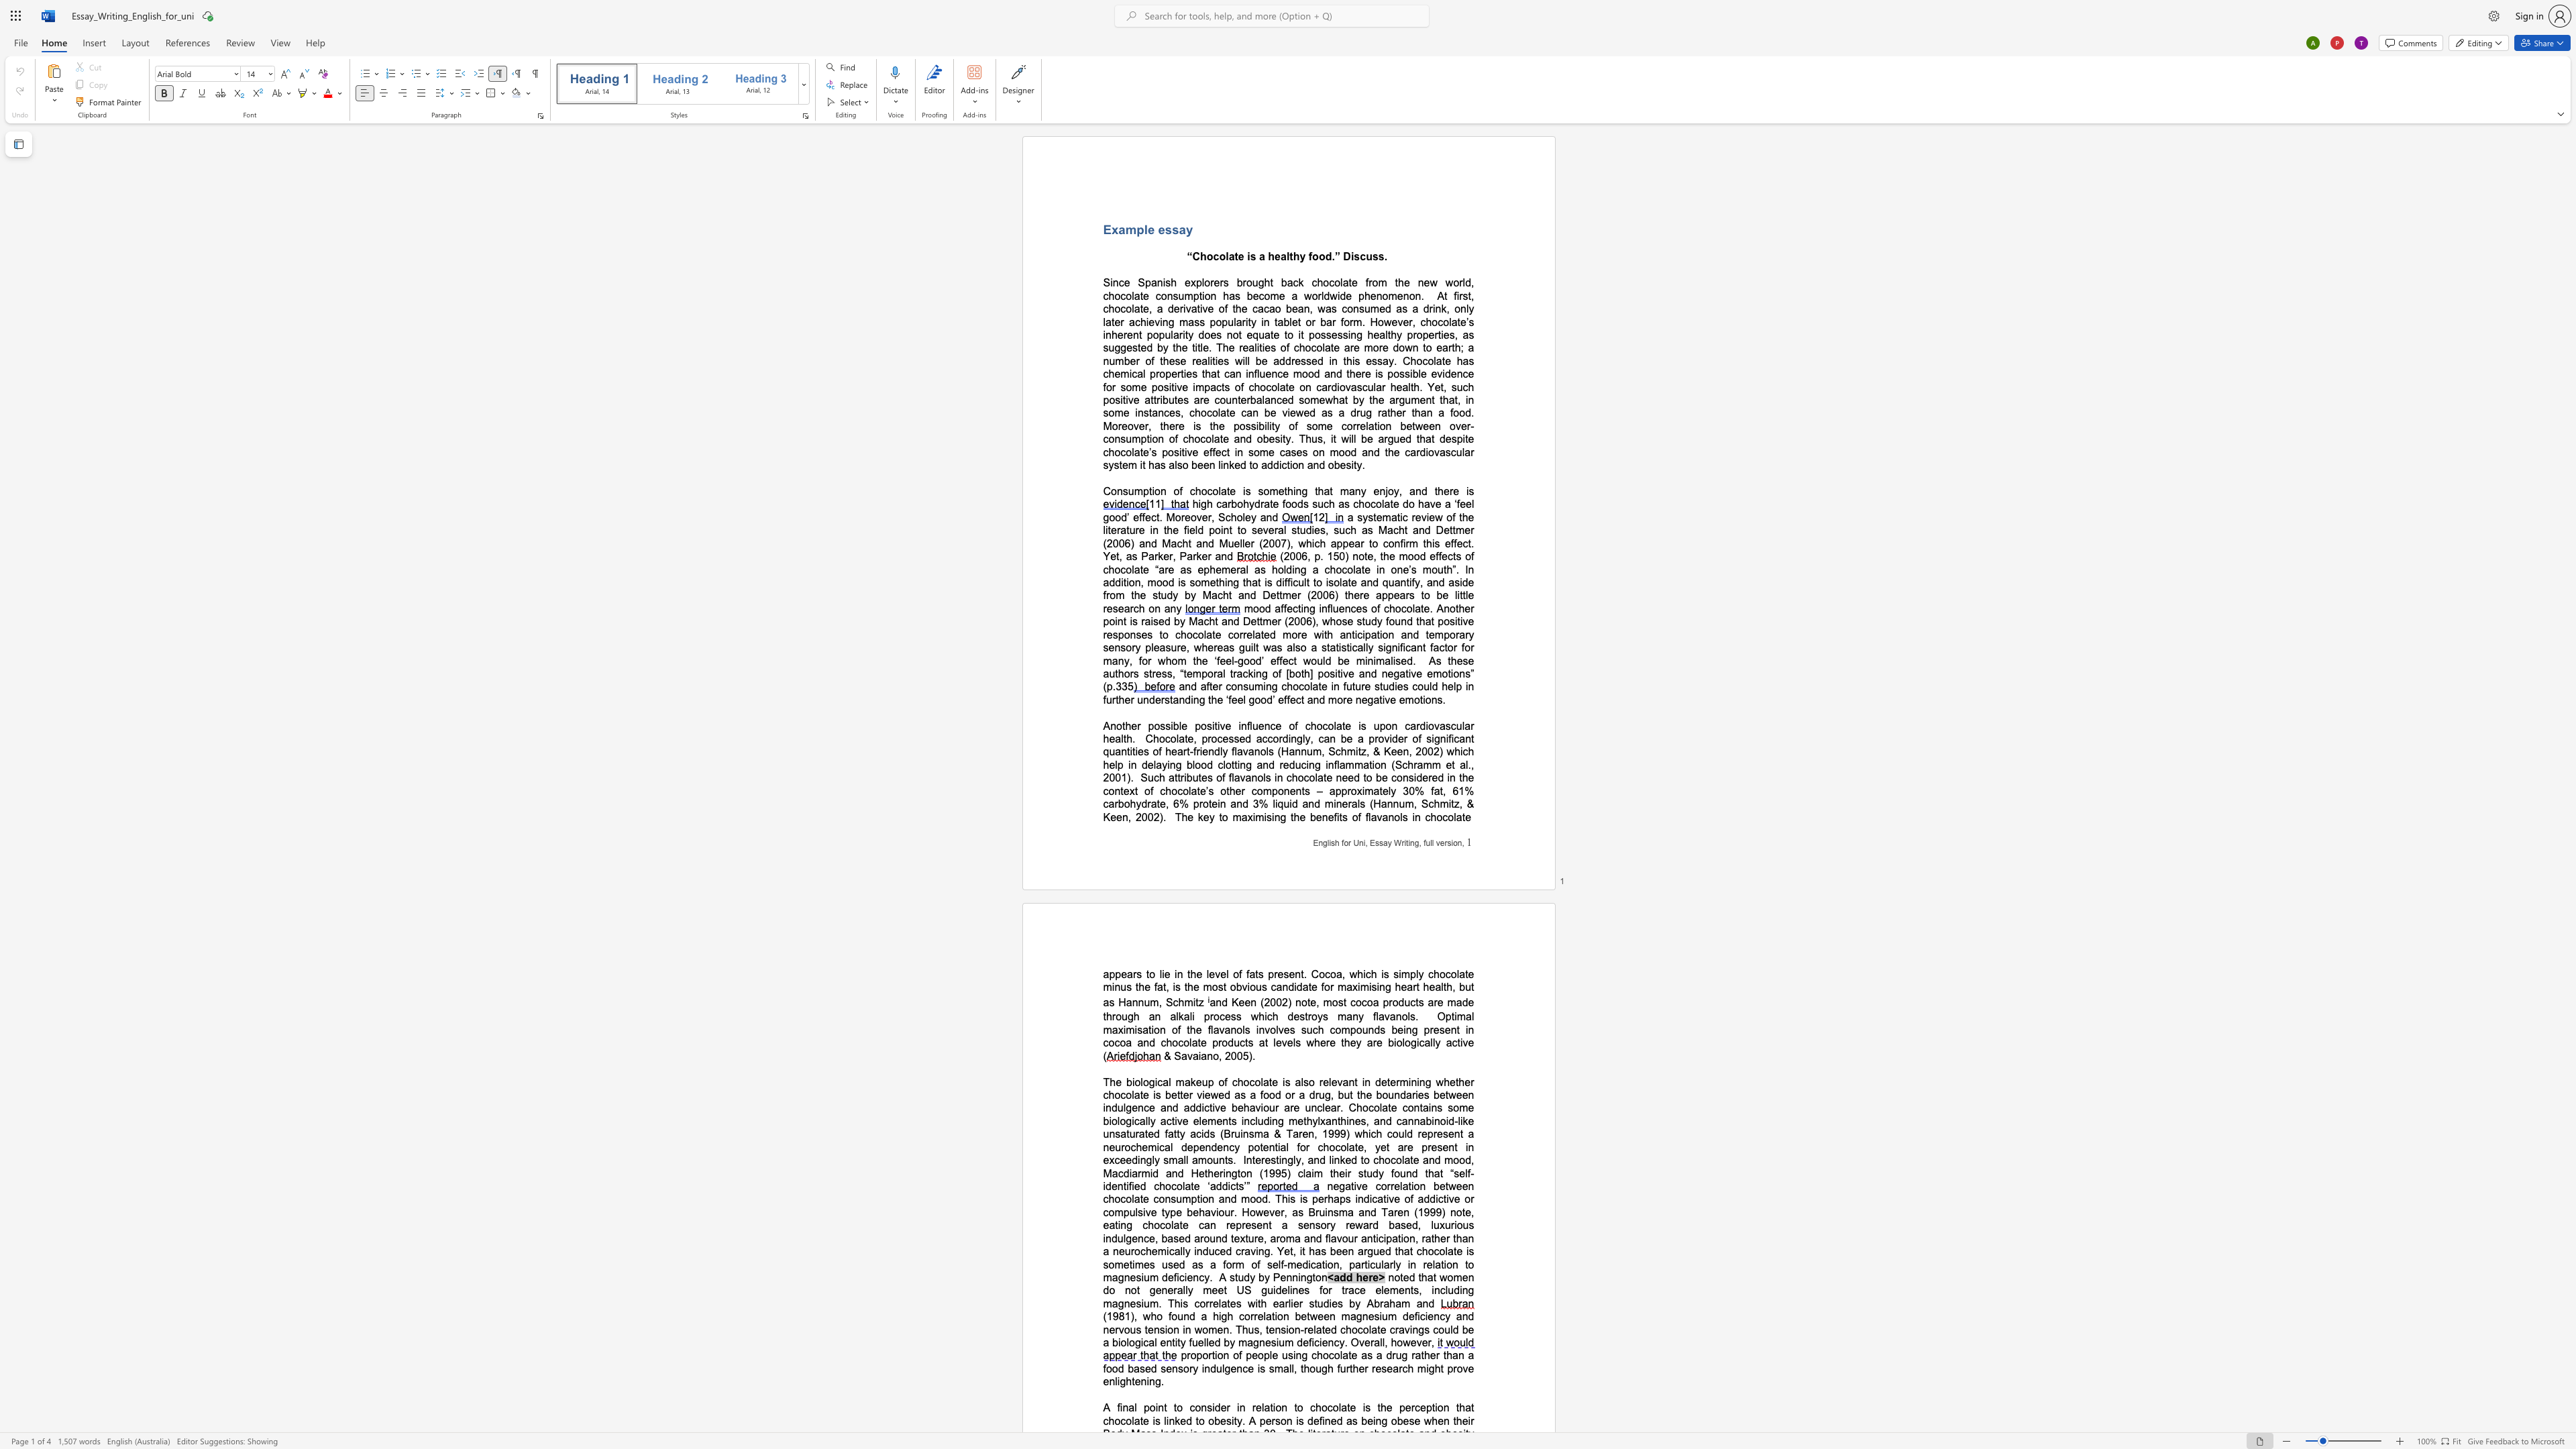 This screenshot has width=2576, height=1449. Describe the element at coordinates (1446, 373) in the screenshot. I see `the space between the continuous character "i" and "d" in the text` at that location.